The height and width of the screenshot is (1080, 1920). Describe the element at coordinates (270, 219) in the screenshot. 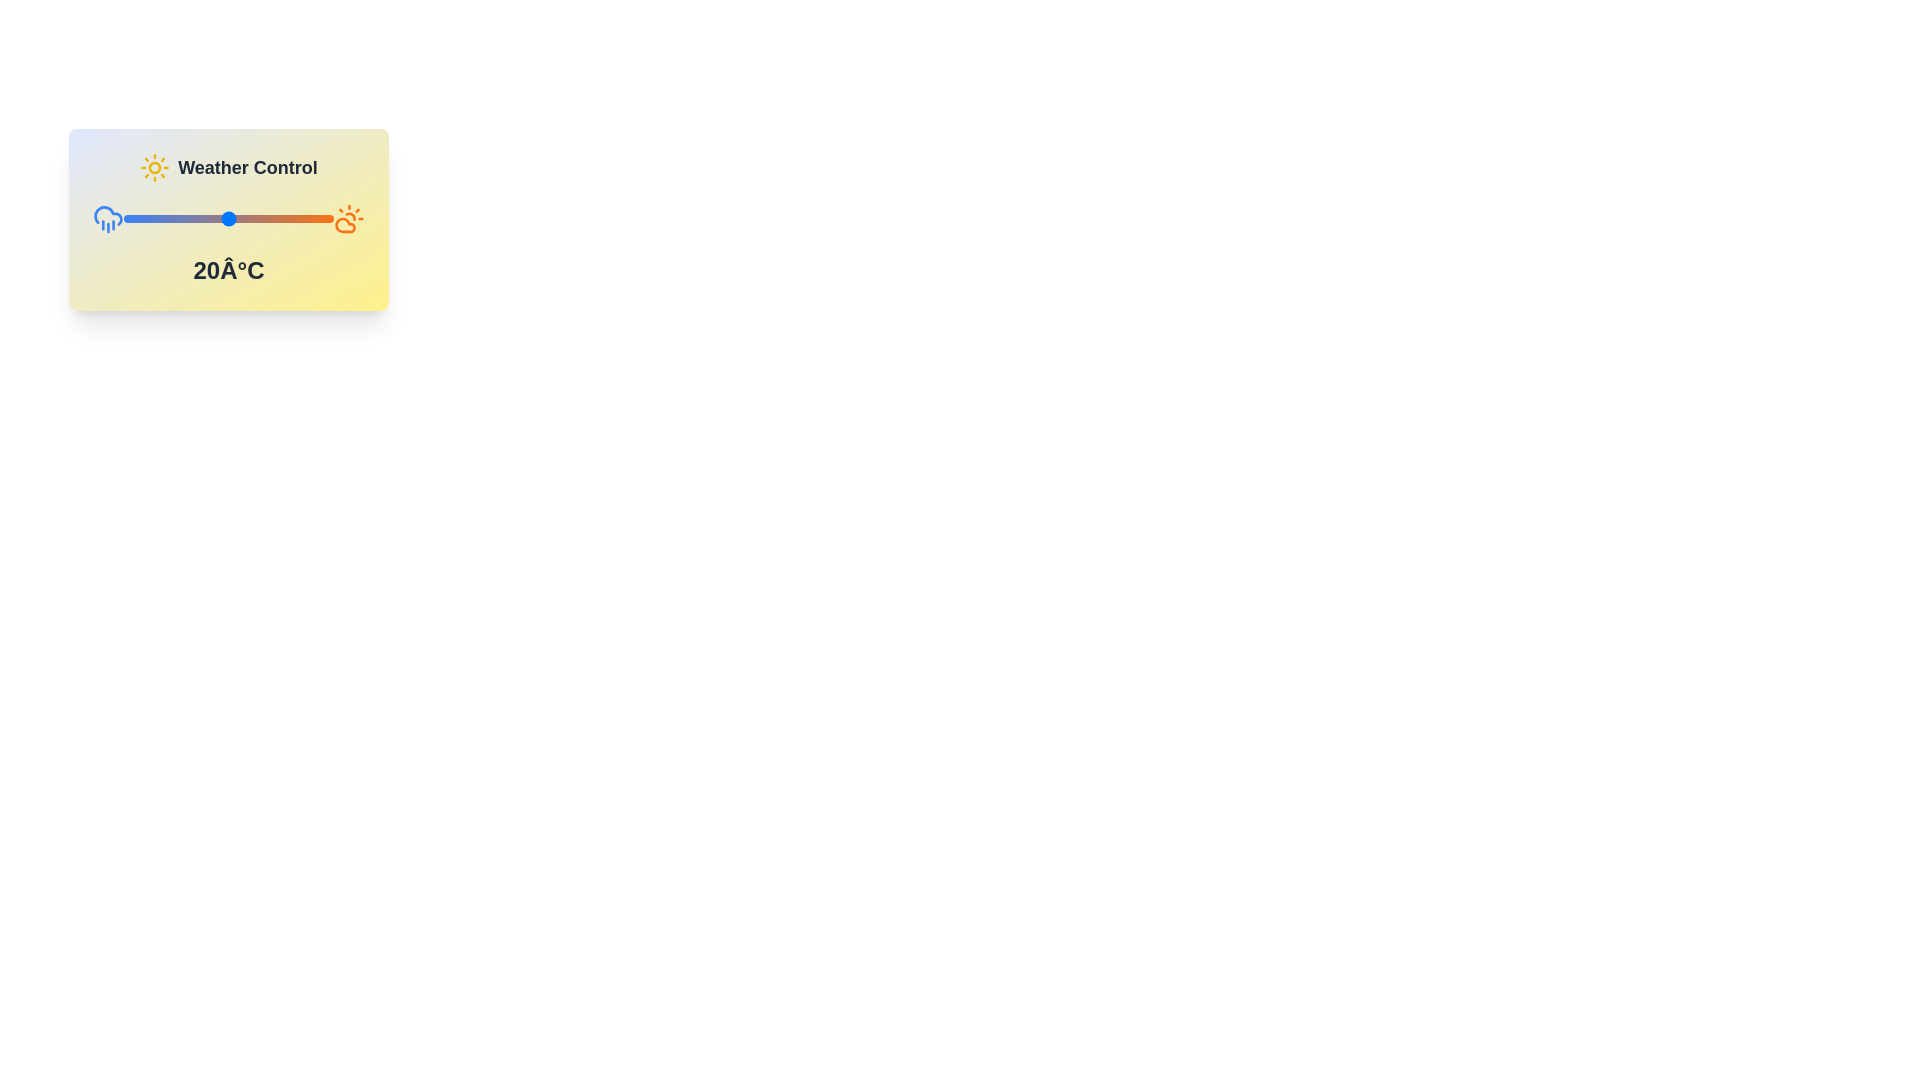

I see `the temperature slider to 32 degrees Celsius` at that location.